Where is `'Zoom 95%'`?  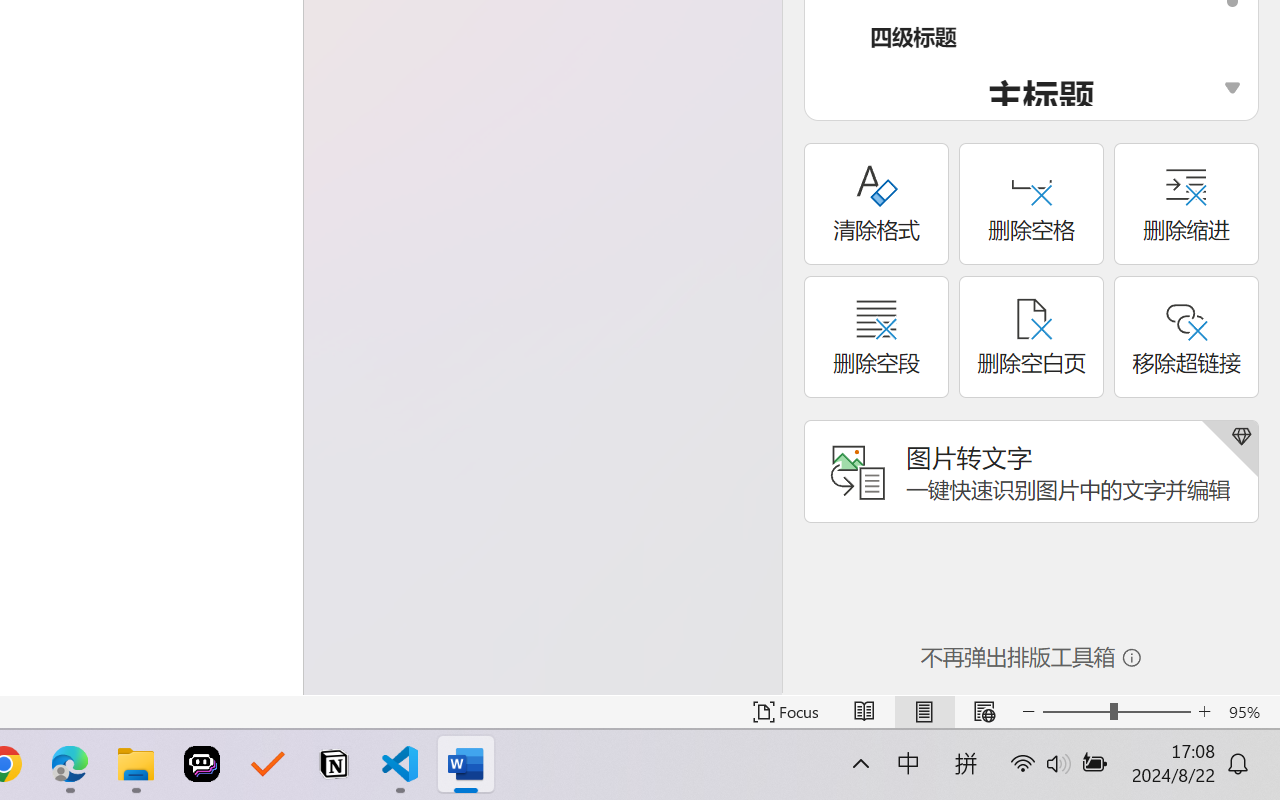 'Zoom 95%' is located at coordinates (1248, 711).